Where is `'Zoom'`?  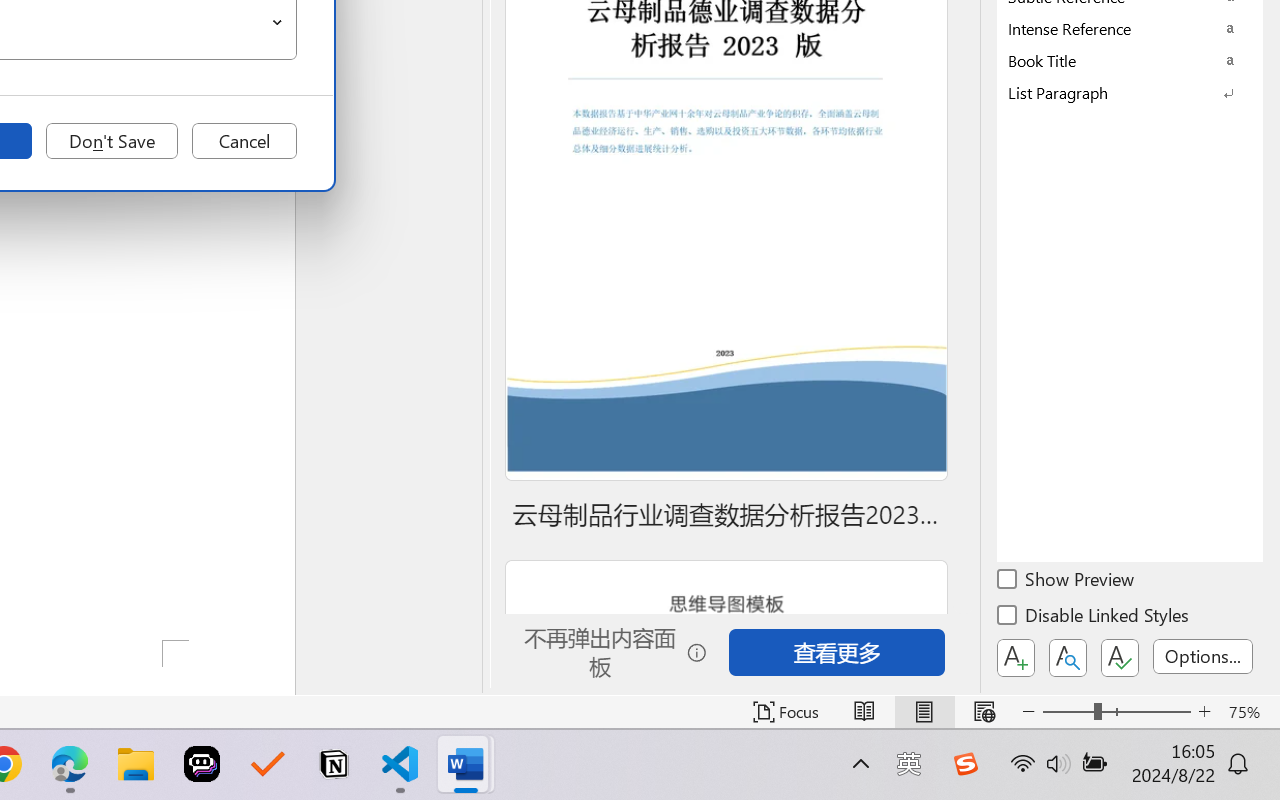 'Zoom' is located at coordinates (1115, 711).